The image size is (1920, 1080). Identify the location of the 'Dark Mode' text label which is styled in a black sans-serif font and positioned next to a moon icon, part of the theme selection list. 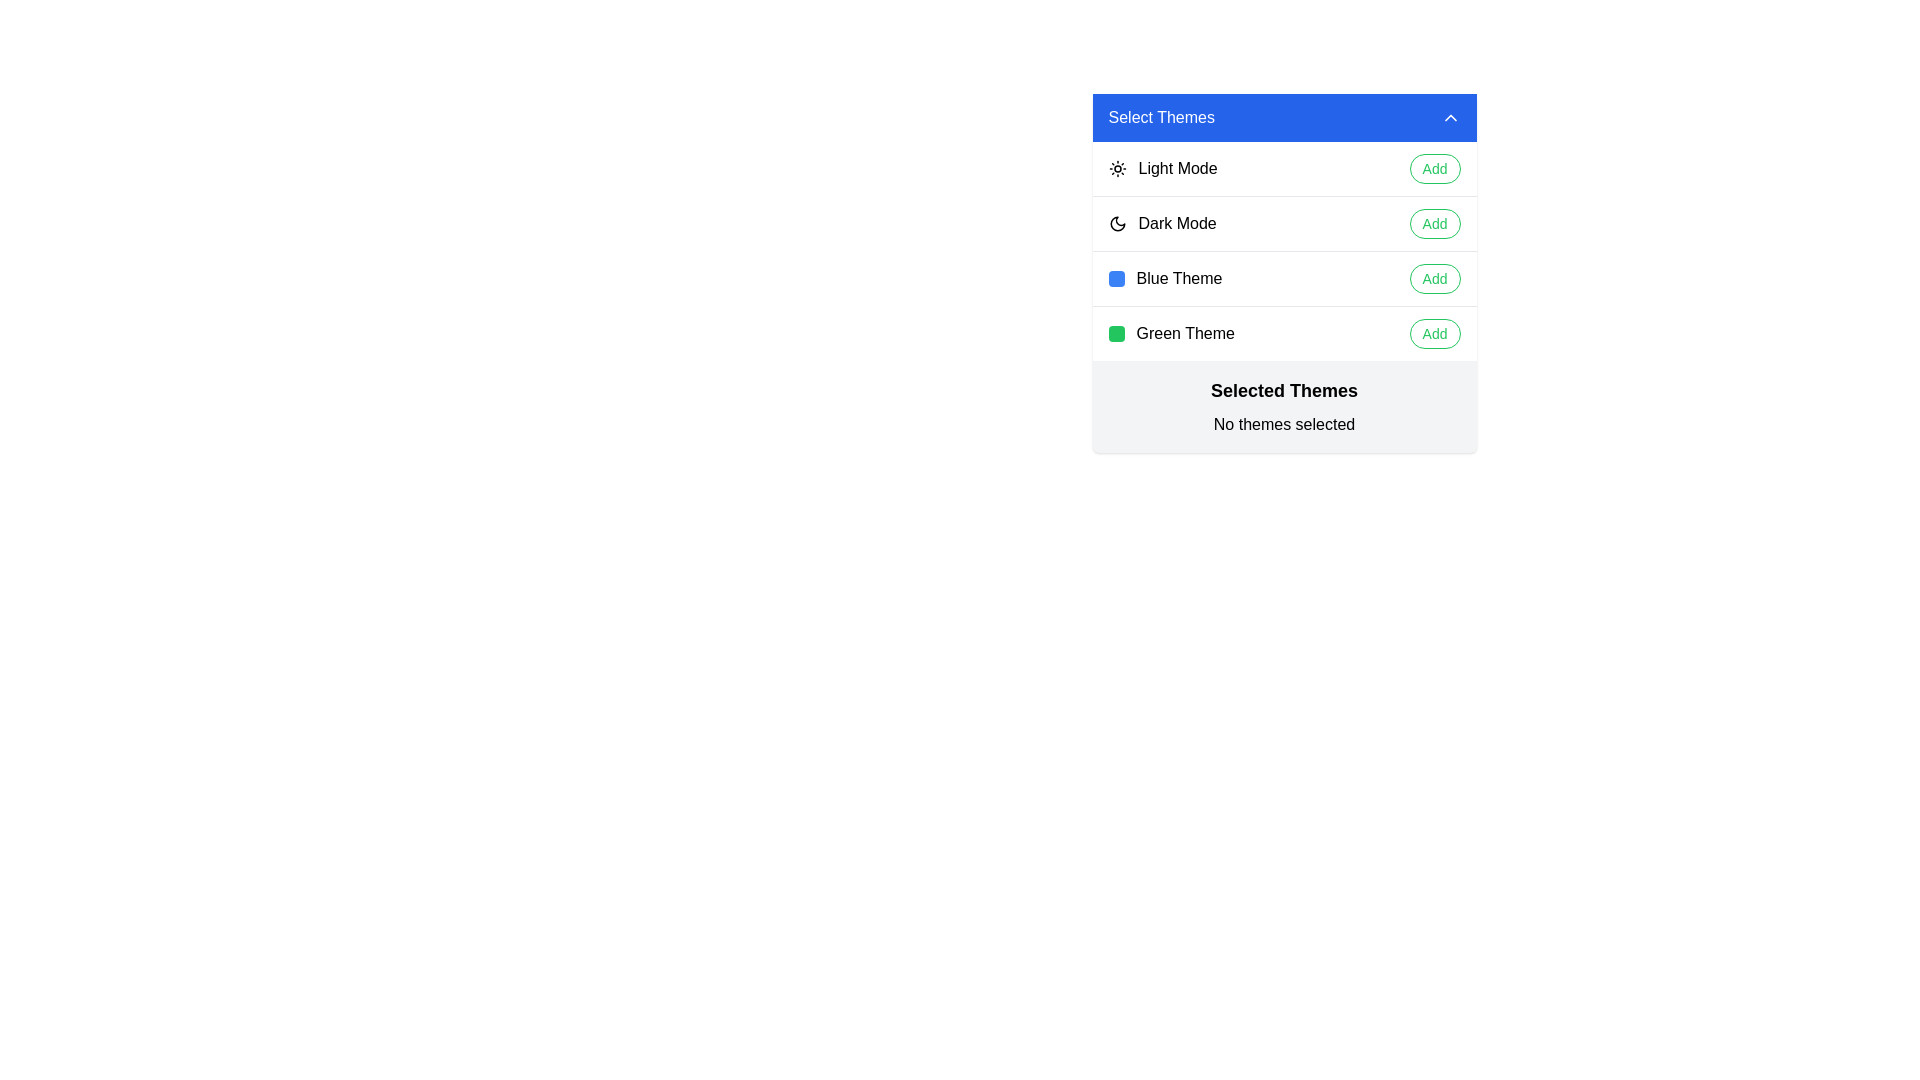
(1177, 223).